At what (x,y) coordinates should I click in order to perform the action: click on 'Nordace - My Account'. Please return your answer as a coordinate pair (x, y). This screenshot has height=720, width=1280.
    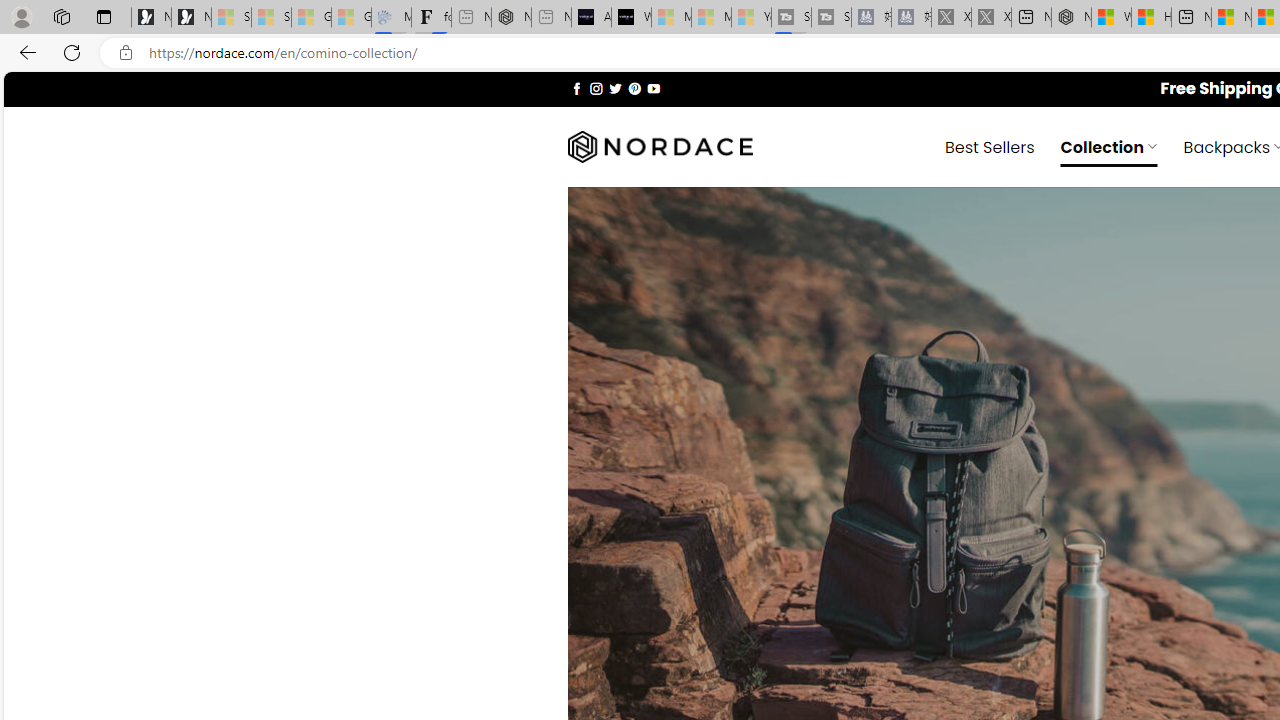
    Looking at the image, I should click on (1070, 17).